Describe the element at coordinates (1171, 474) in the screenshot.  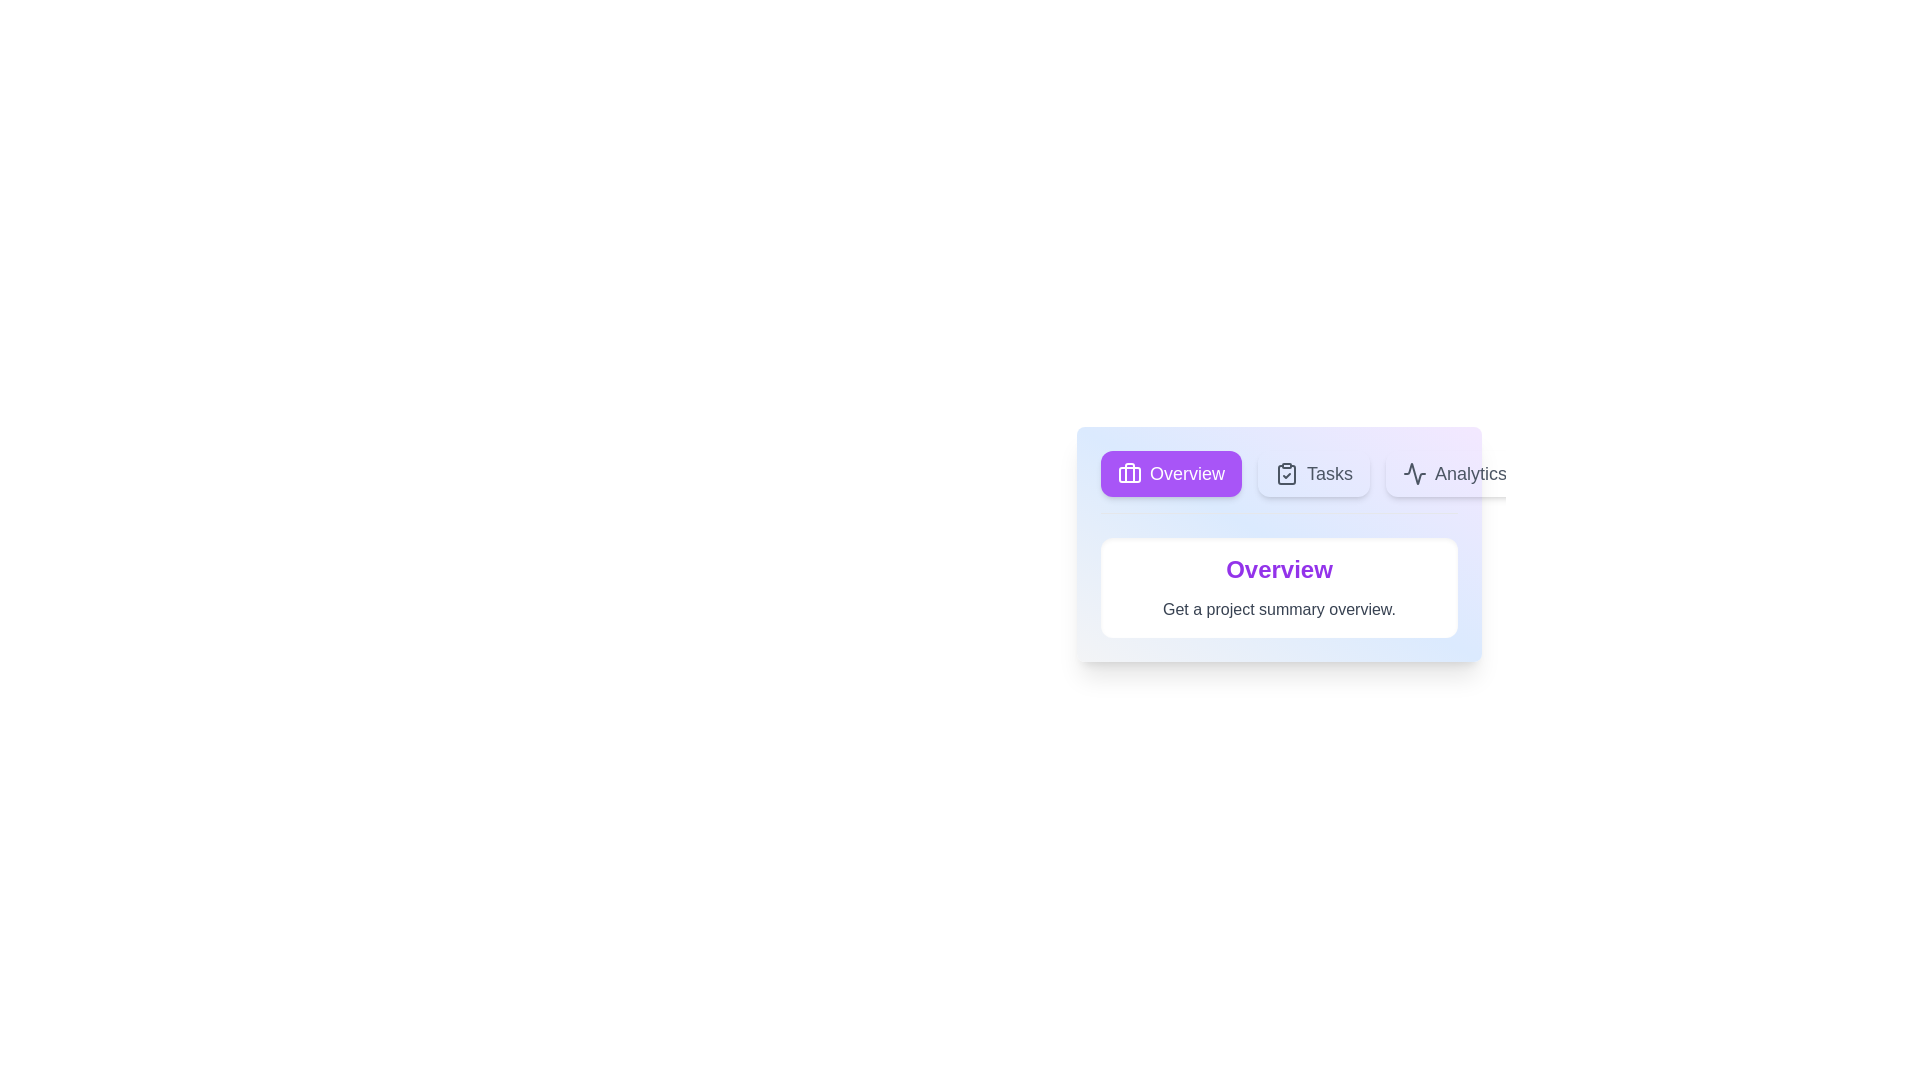
I see `the tab labeled Overview` at that location.